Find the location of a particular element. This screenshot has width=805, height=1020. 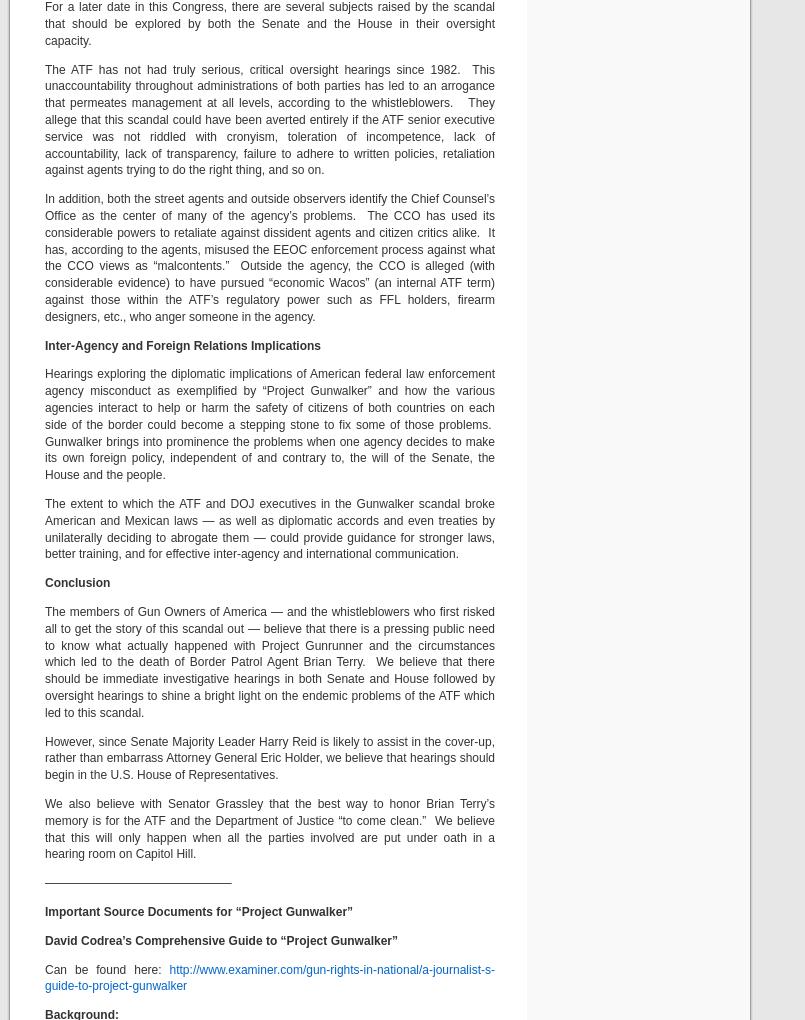

'Can be found here:' is located at coordinates (105, 968).